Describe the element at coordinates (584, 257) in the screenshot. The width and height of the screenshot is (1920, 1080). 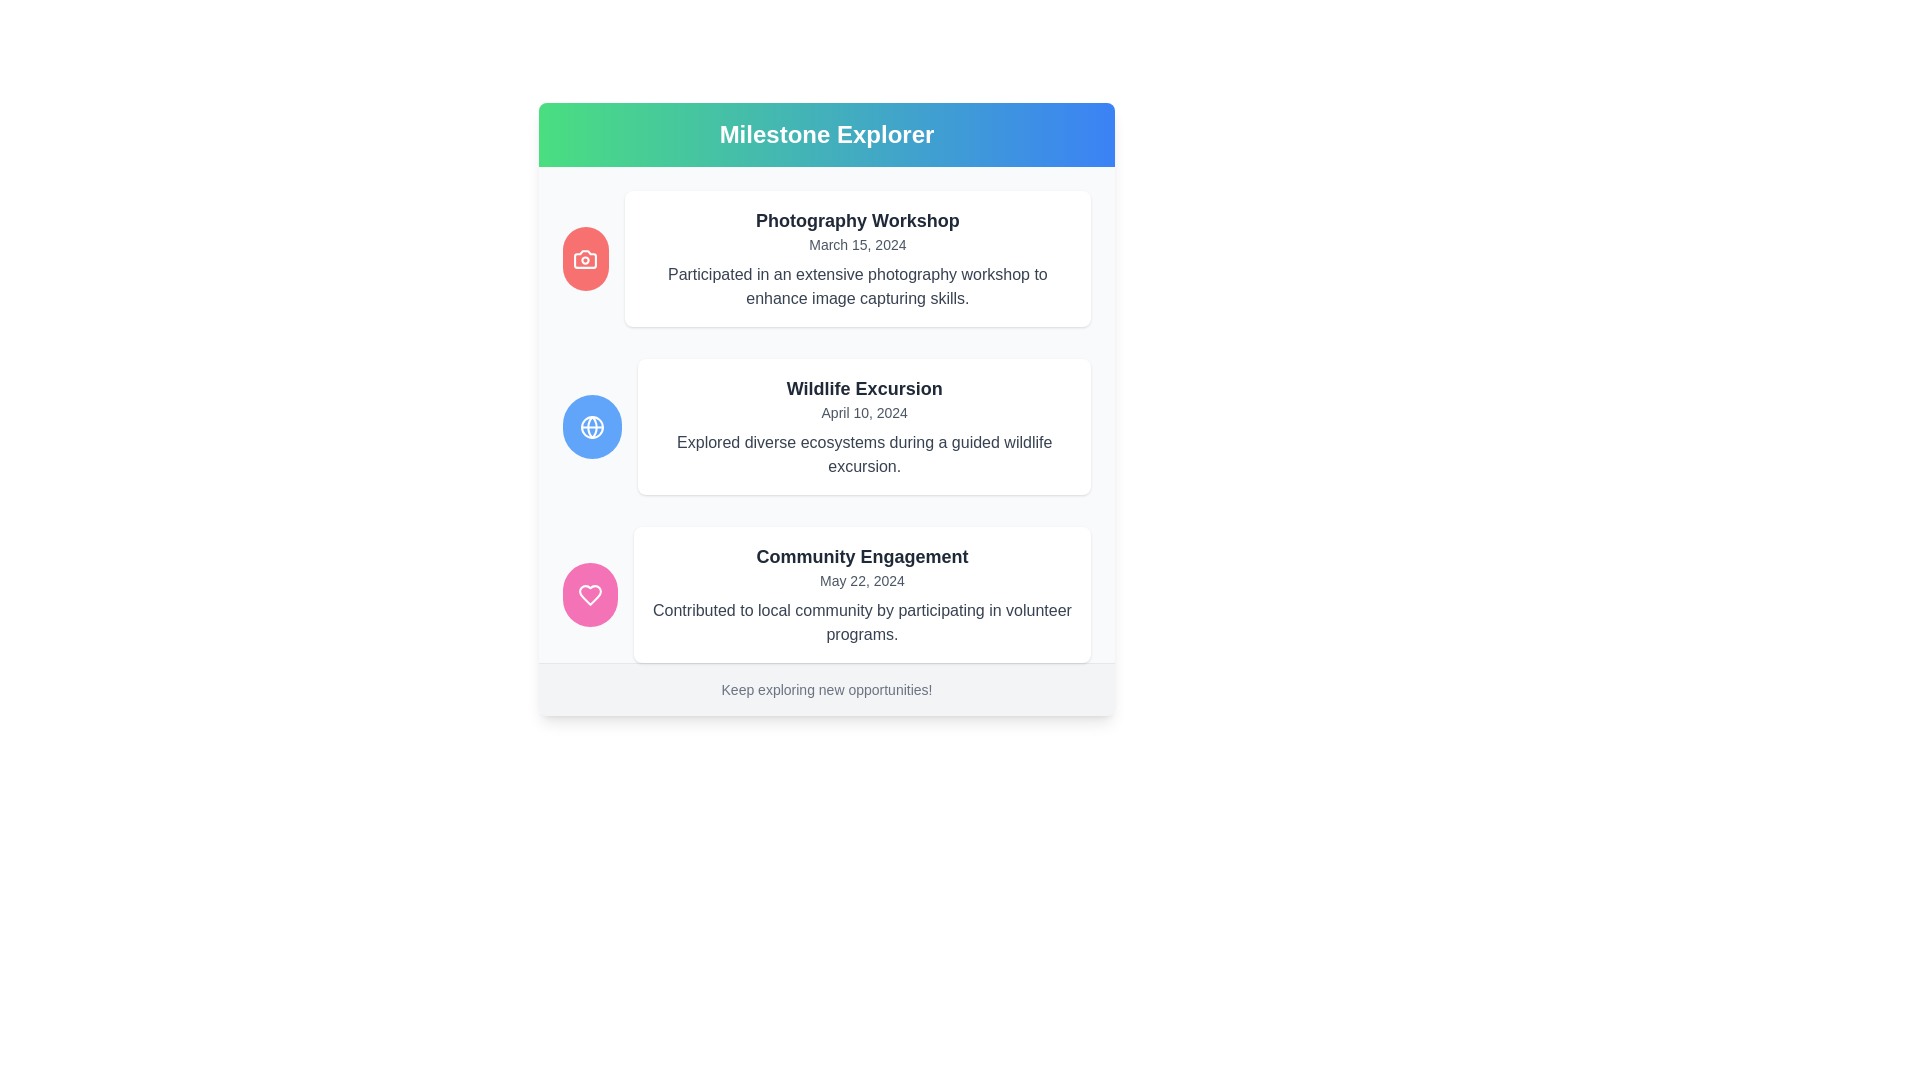
I see `the decorative red circular icon that signifies the theme of photography for the 'Photography Workshop' milestone entry, located in the leftmost column at the top among similar icons` at that location.